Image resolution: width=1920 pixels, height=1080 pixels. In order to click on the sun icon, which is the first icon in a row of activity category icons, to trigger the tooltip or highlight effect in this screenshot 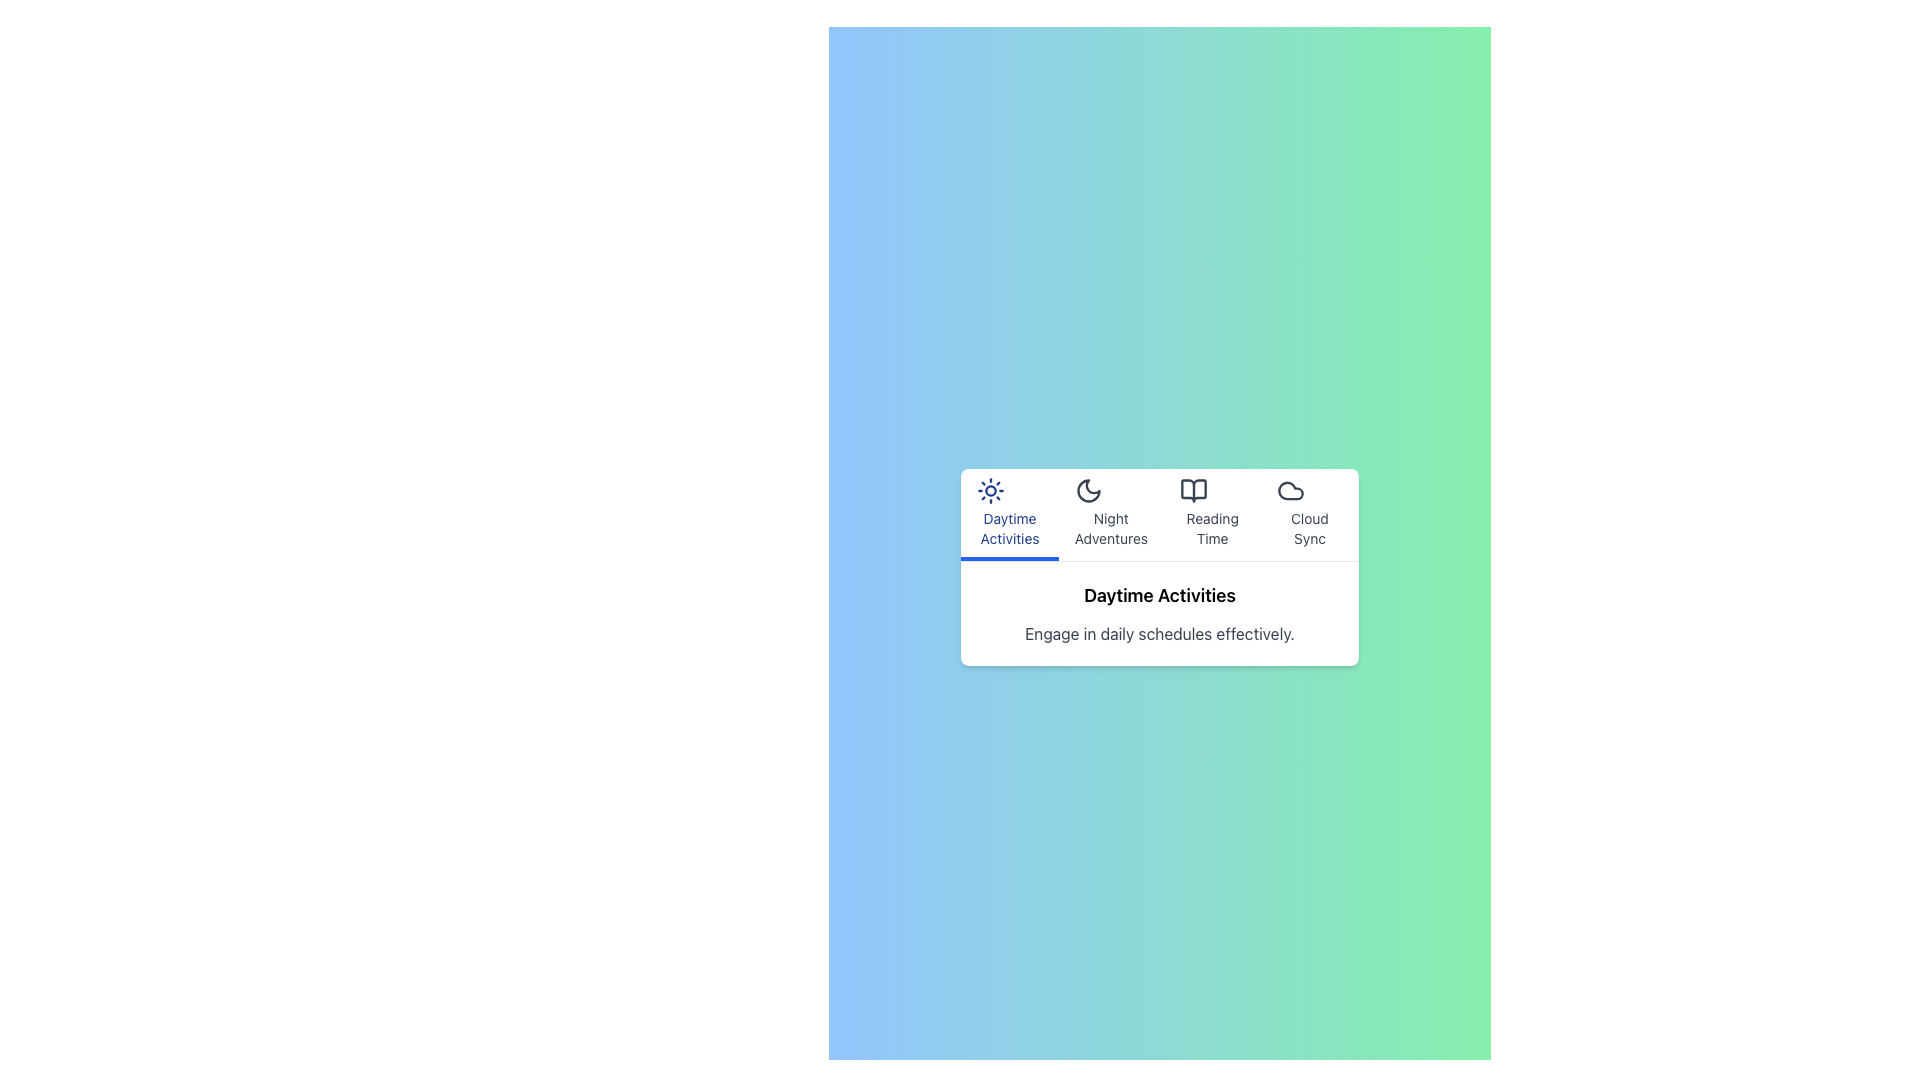, I will do `click(991, 490)`.